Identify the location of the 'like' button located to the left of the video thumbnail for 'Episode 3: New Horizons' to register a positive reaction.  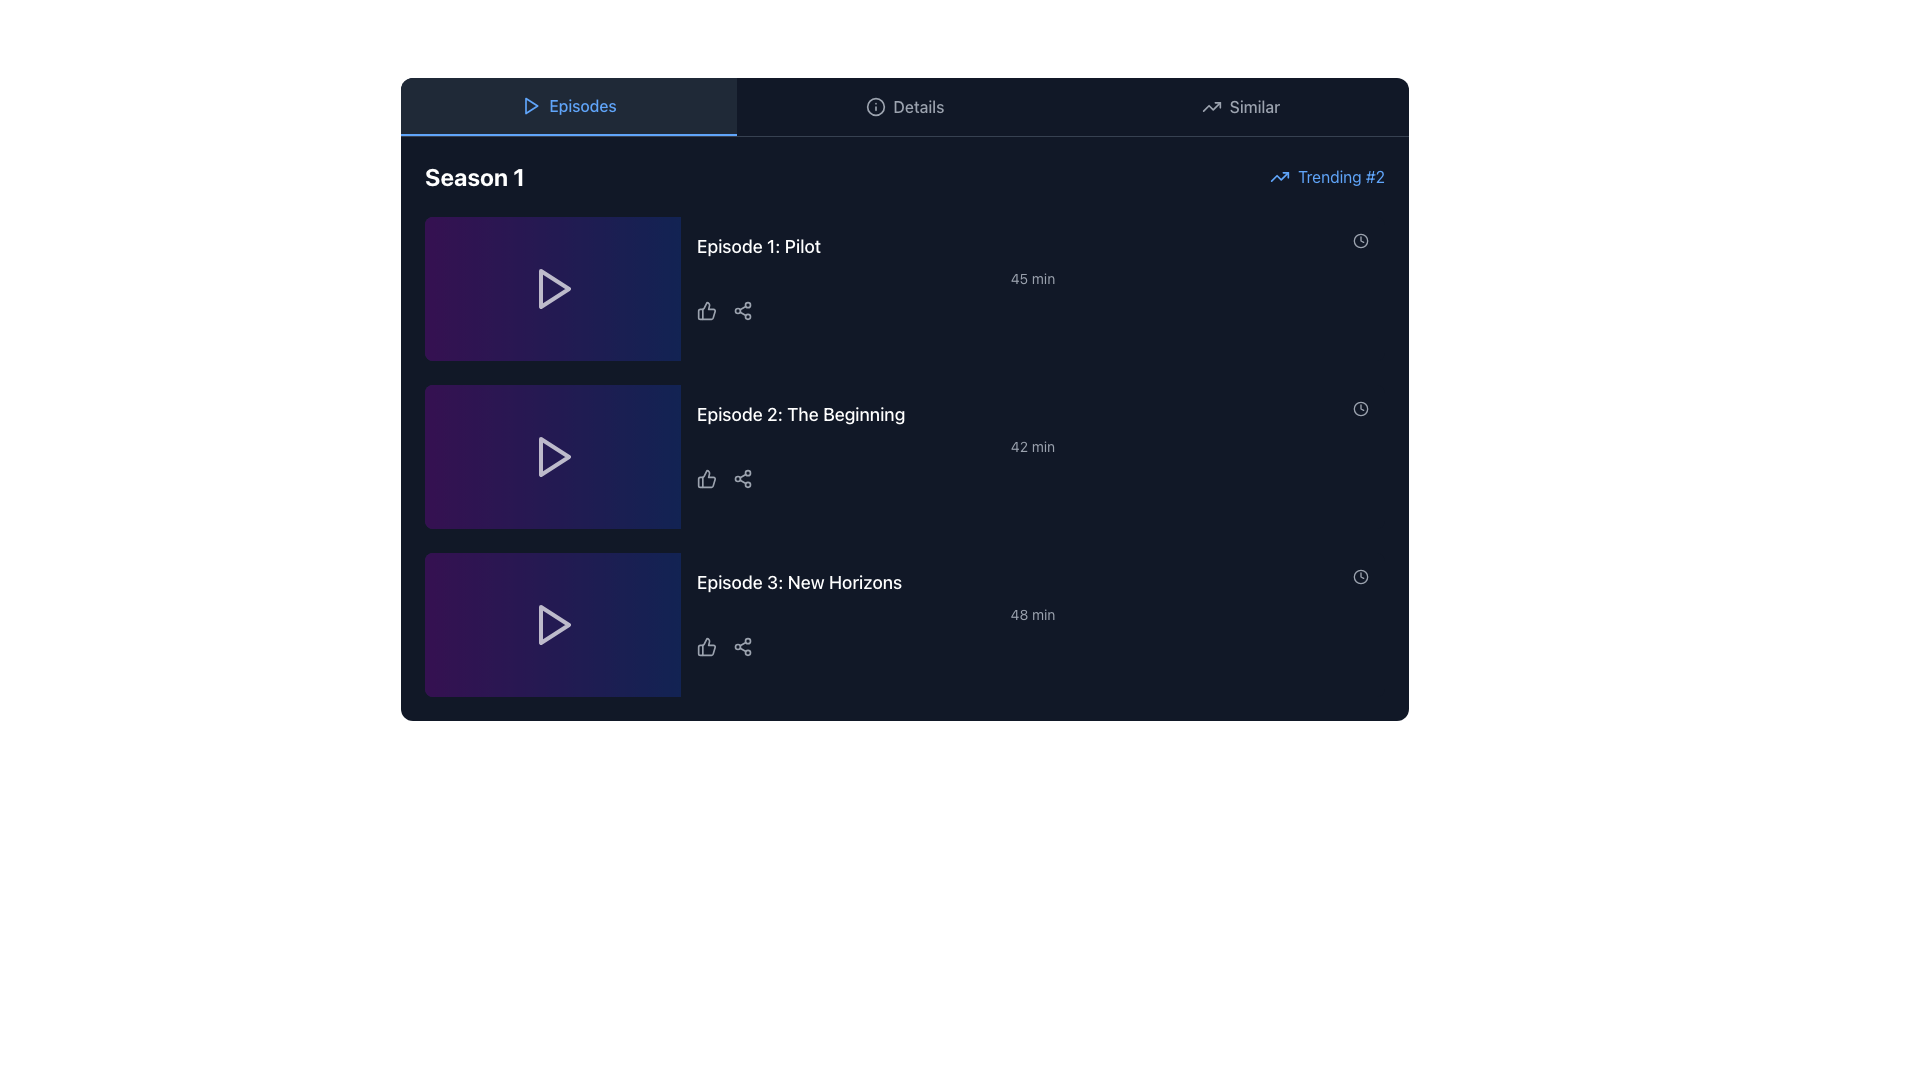
(706, 647).